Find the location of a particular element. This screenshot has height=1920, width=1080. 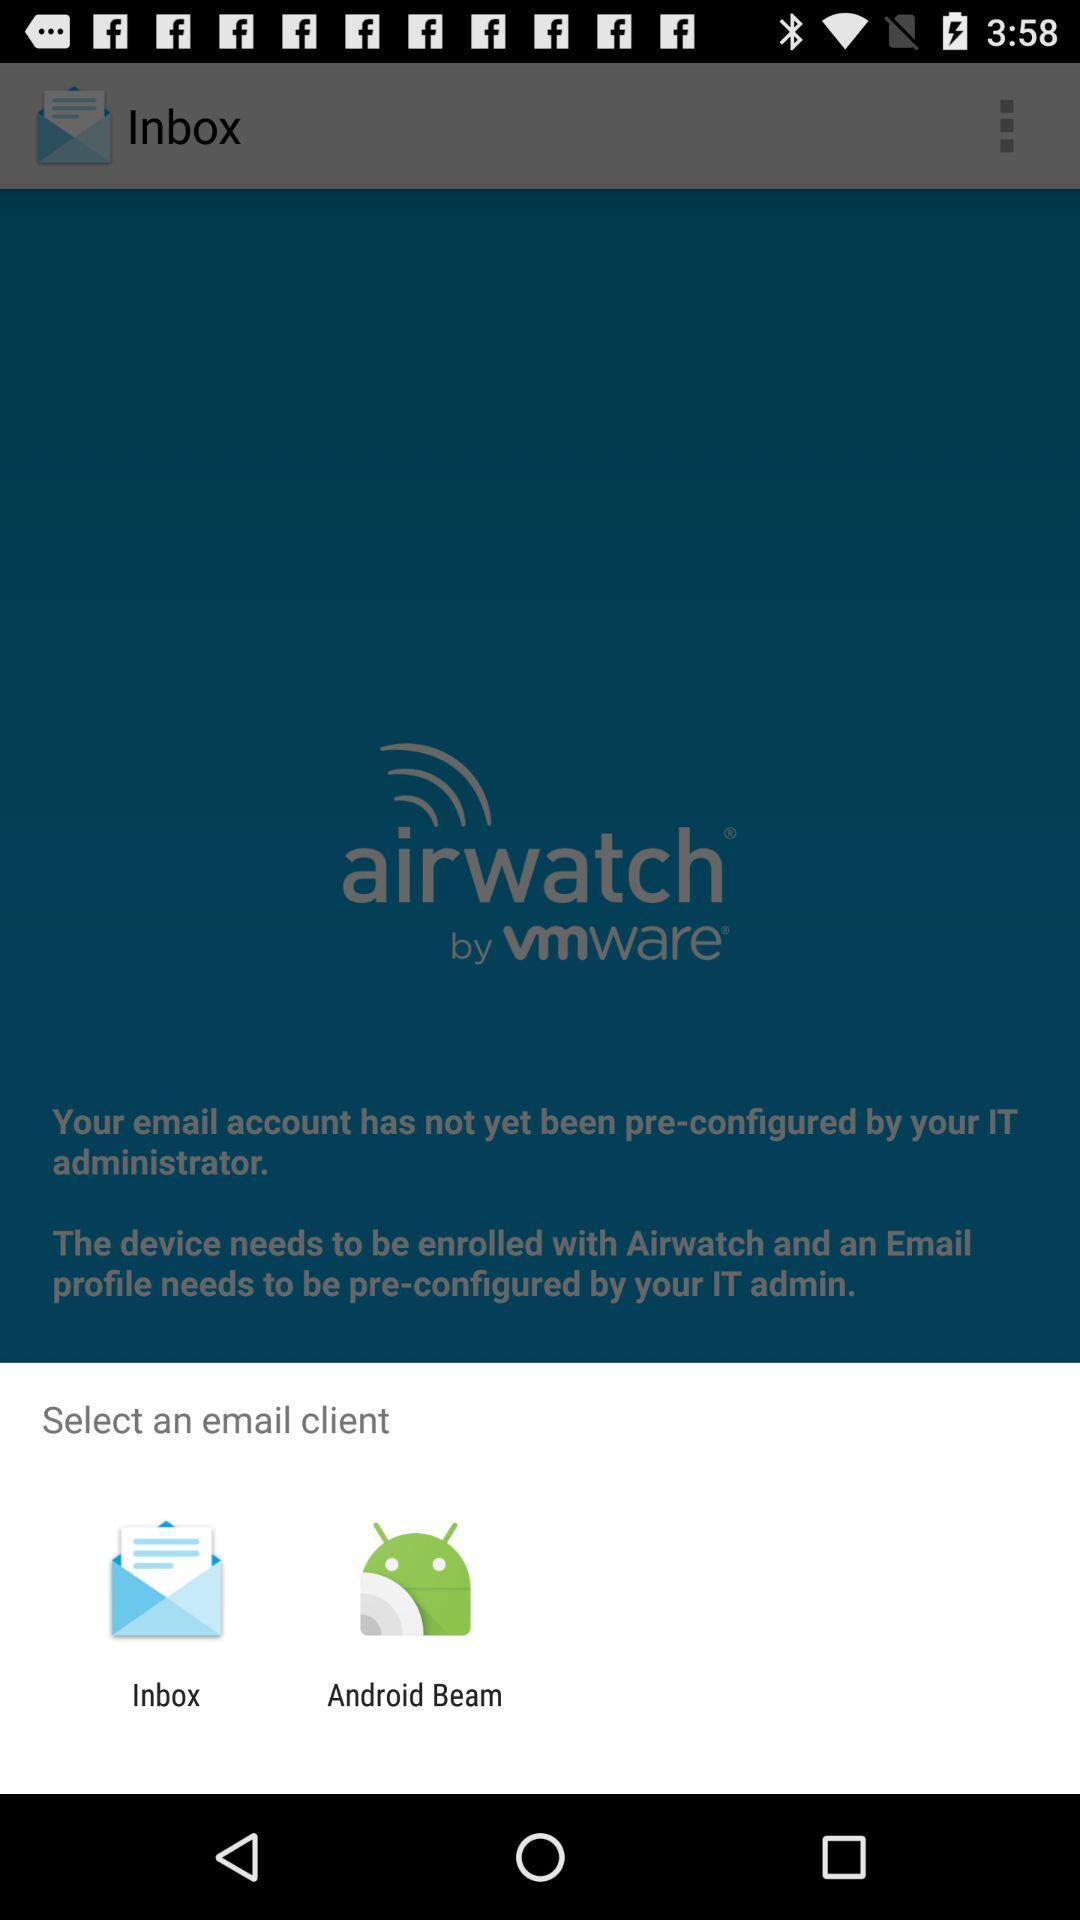

the app next to the android beam icon is located at coordinates (165, 1711).